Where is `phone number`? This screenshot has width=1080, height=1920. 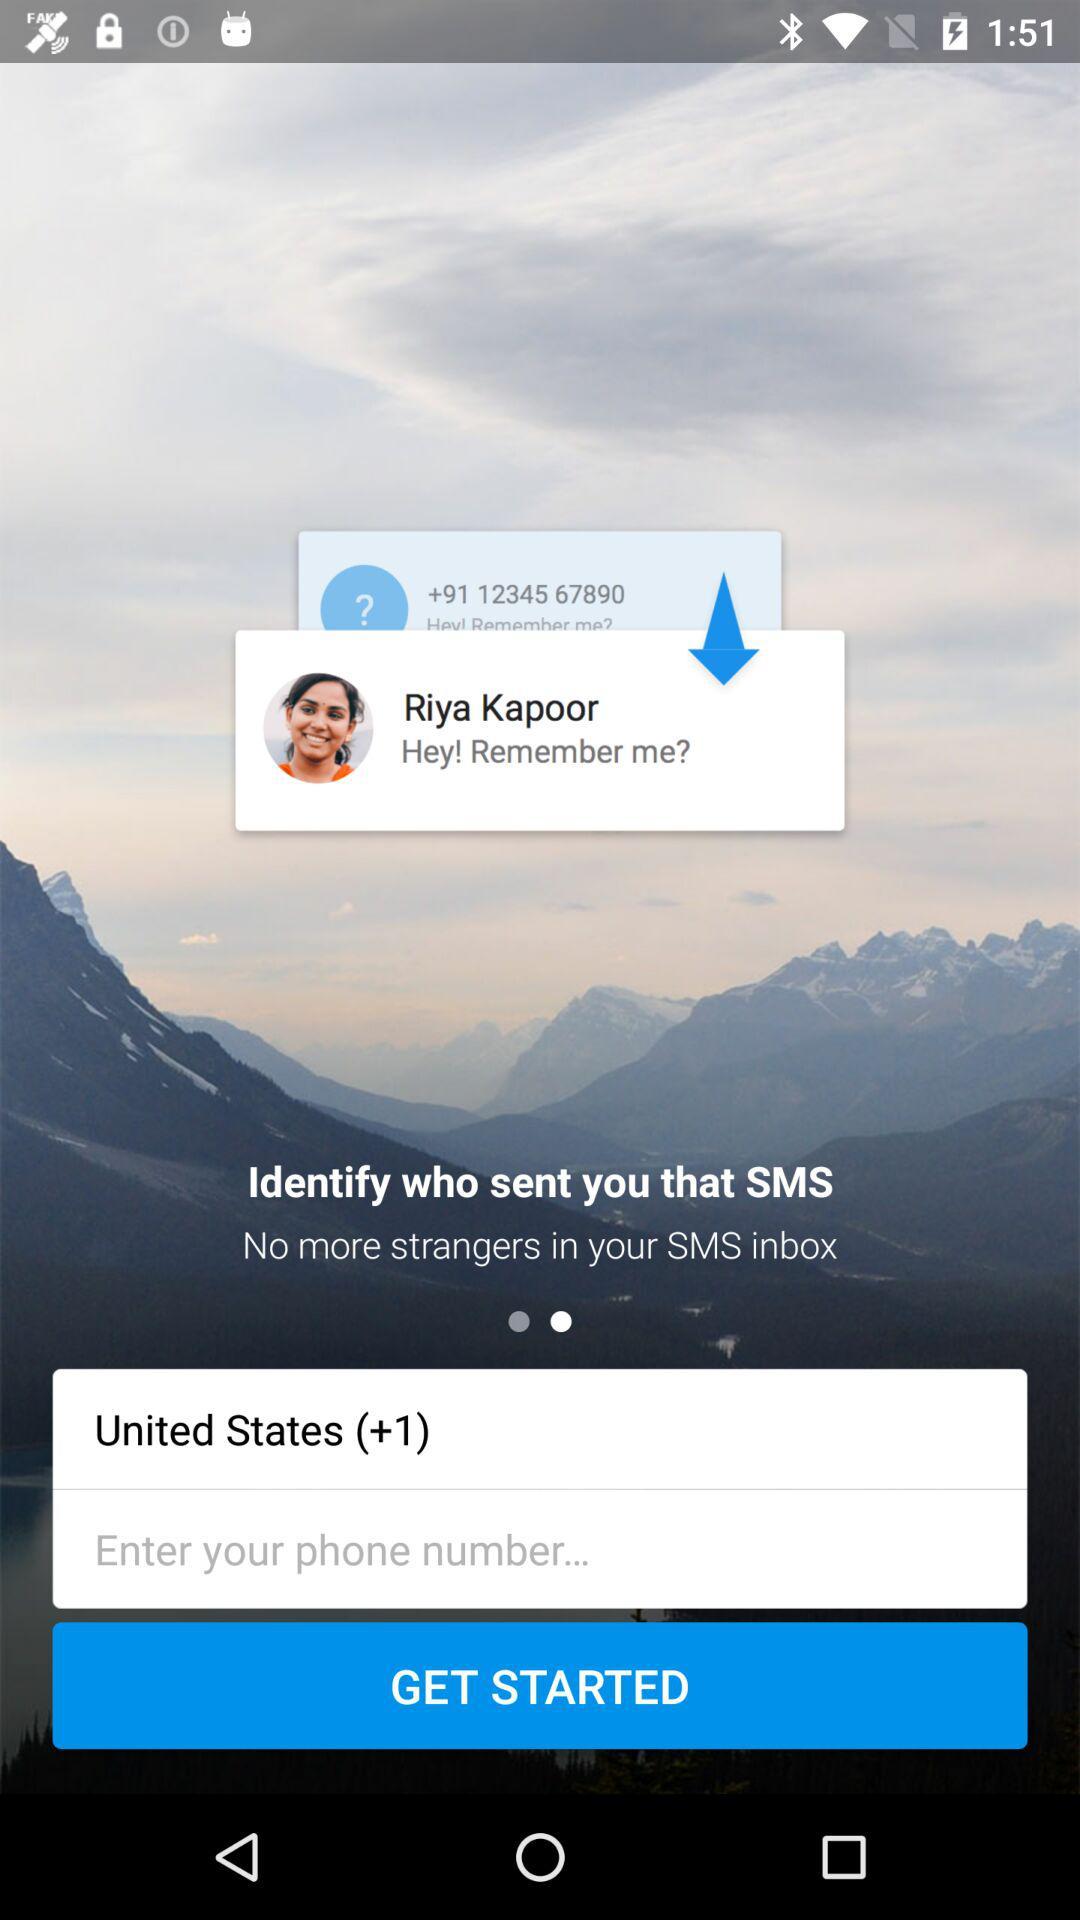 phone number is located at coordinates (540, 1547).